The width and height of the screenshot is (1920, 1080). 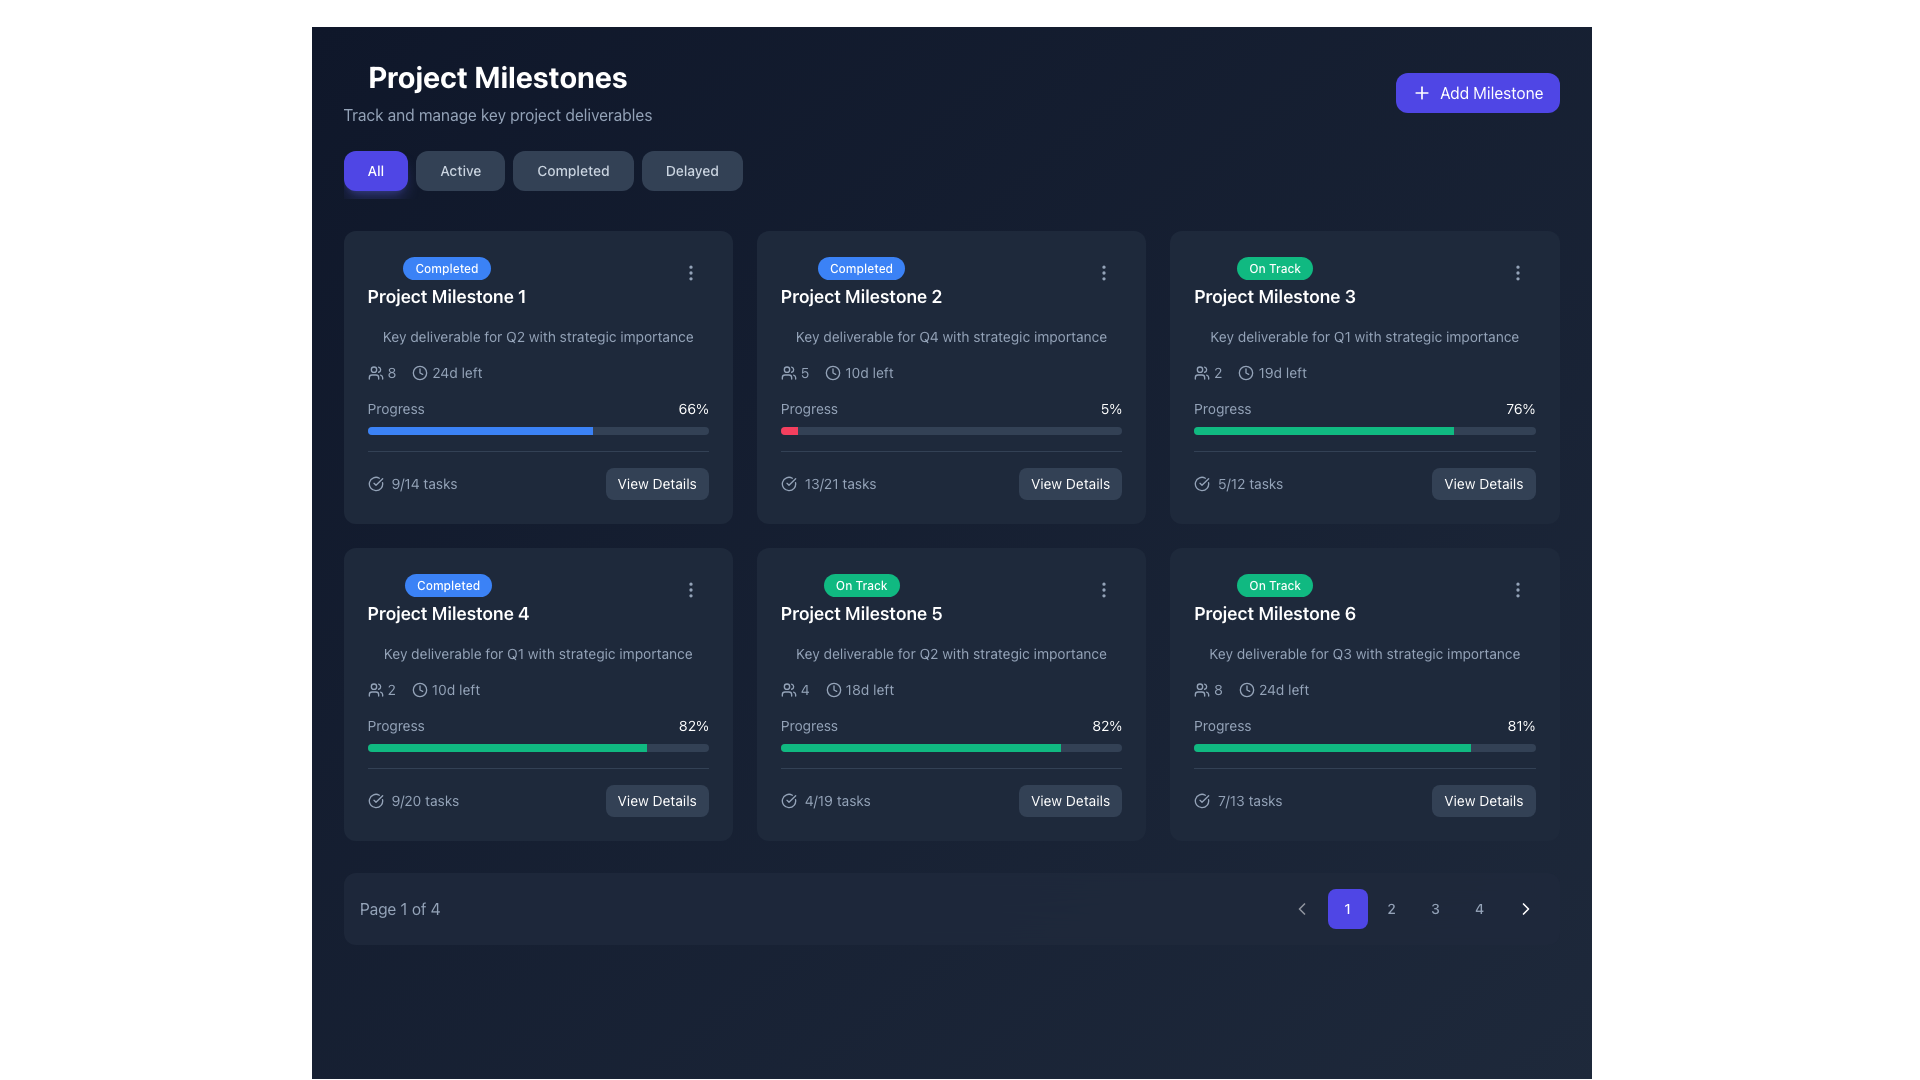 I want to click on text label that says 'Key deliverable for Q3 with strategic importance' located beneath the title 'Project Milestone 6' in the card layout, so click(x=1363, y=654).